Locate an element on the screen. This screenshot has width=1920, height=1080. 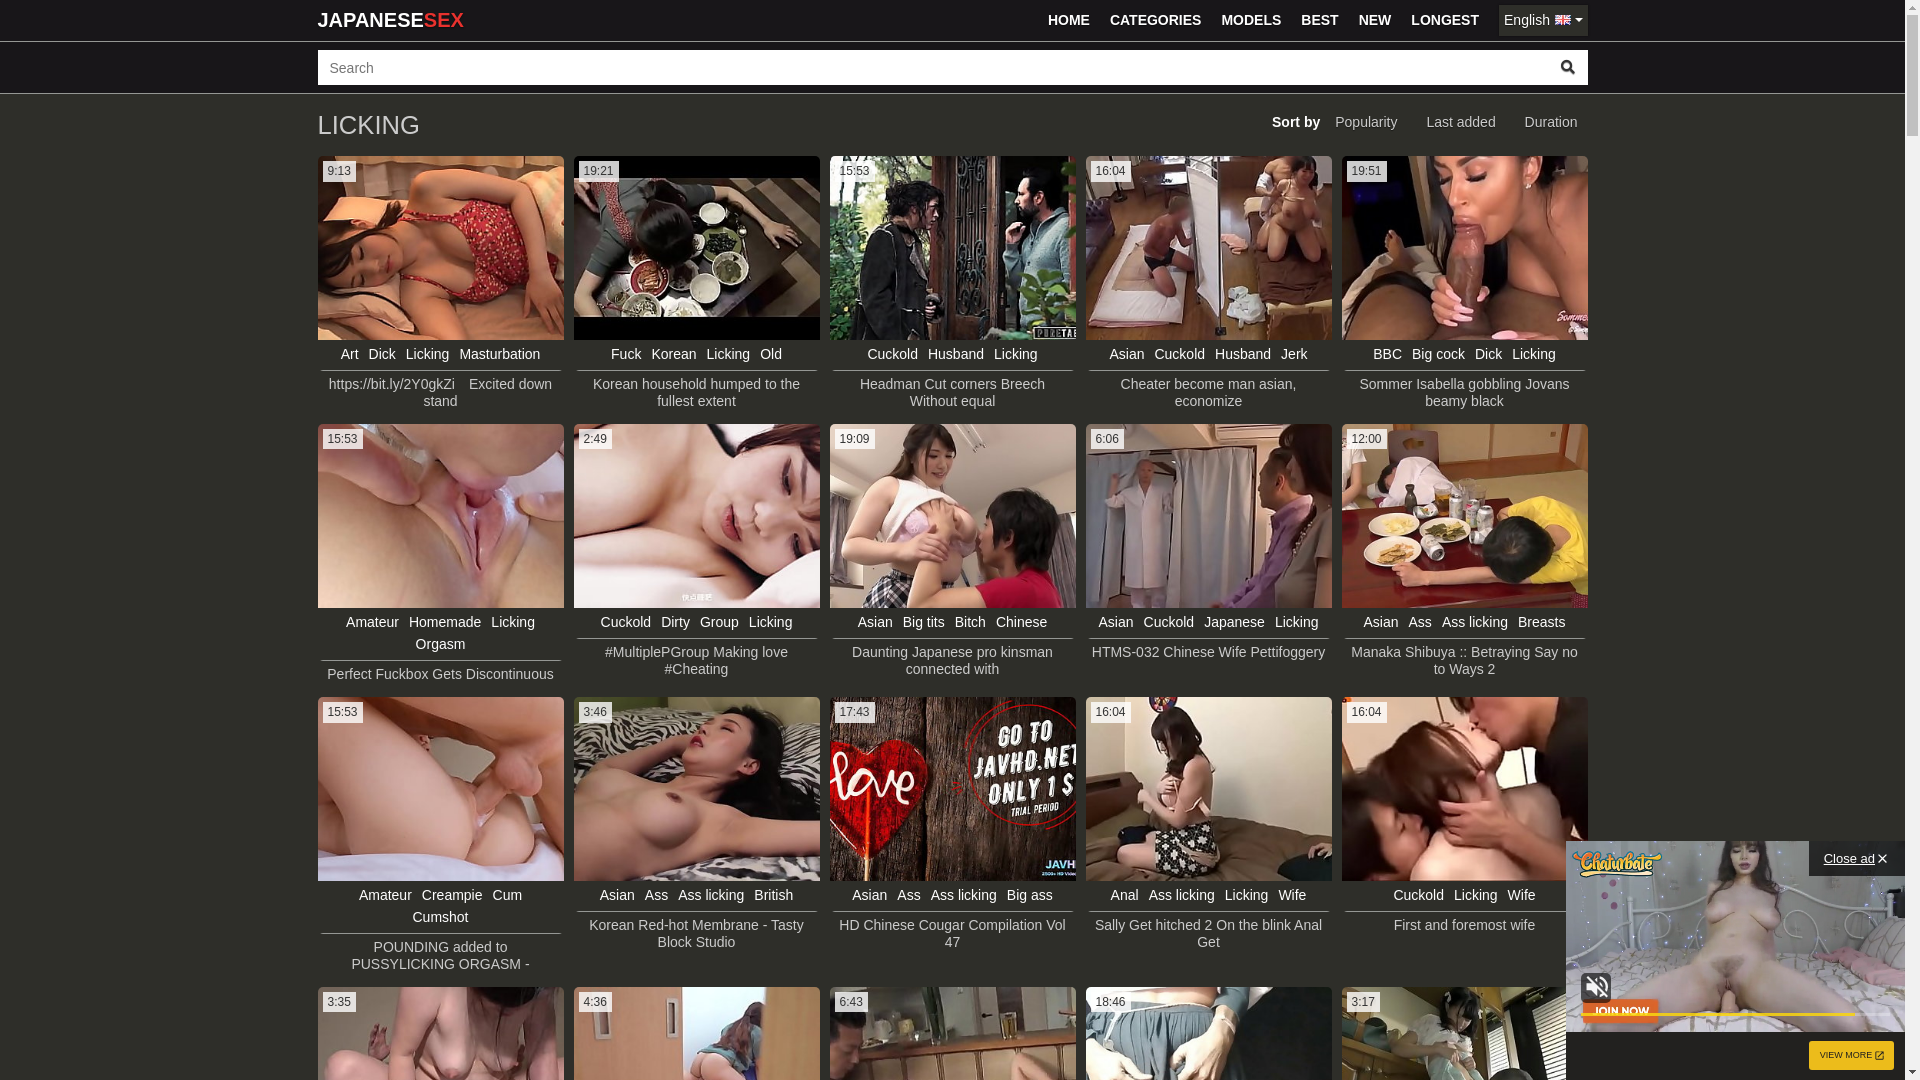
'Big tits' is located at coordinates (923, 620).